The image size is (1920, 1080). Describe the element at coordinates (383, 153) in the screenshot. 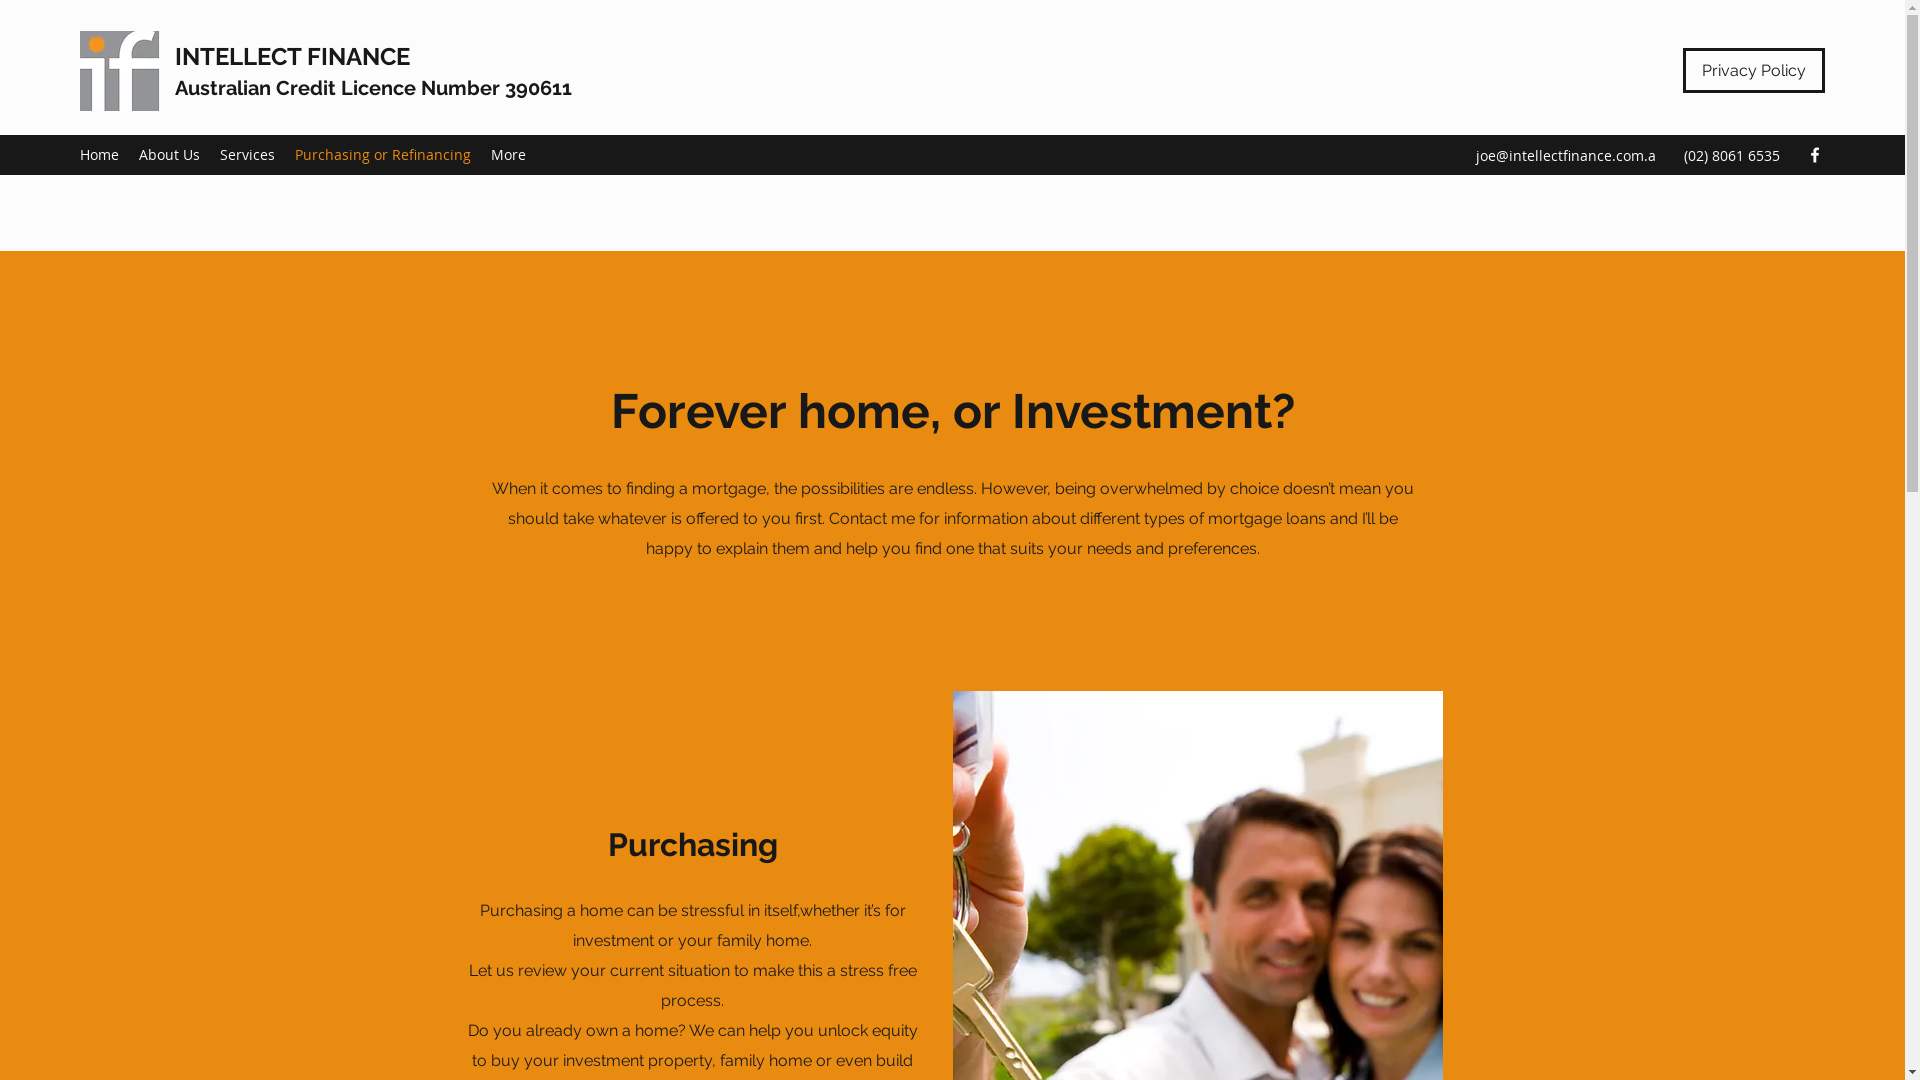

I see `'Purchasing or Refinancing'` at that location.